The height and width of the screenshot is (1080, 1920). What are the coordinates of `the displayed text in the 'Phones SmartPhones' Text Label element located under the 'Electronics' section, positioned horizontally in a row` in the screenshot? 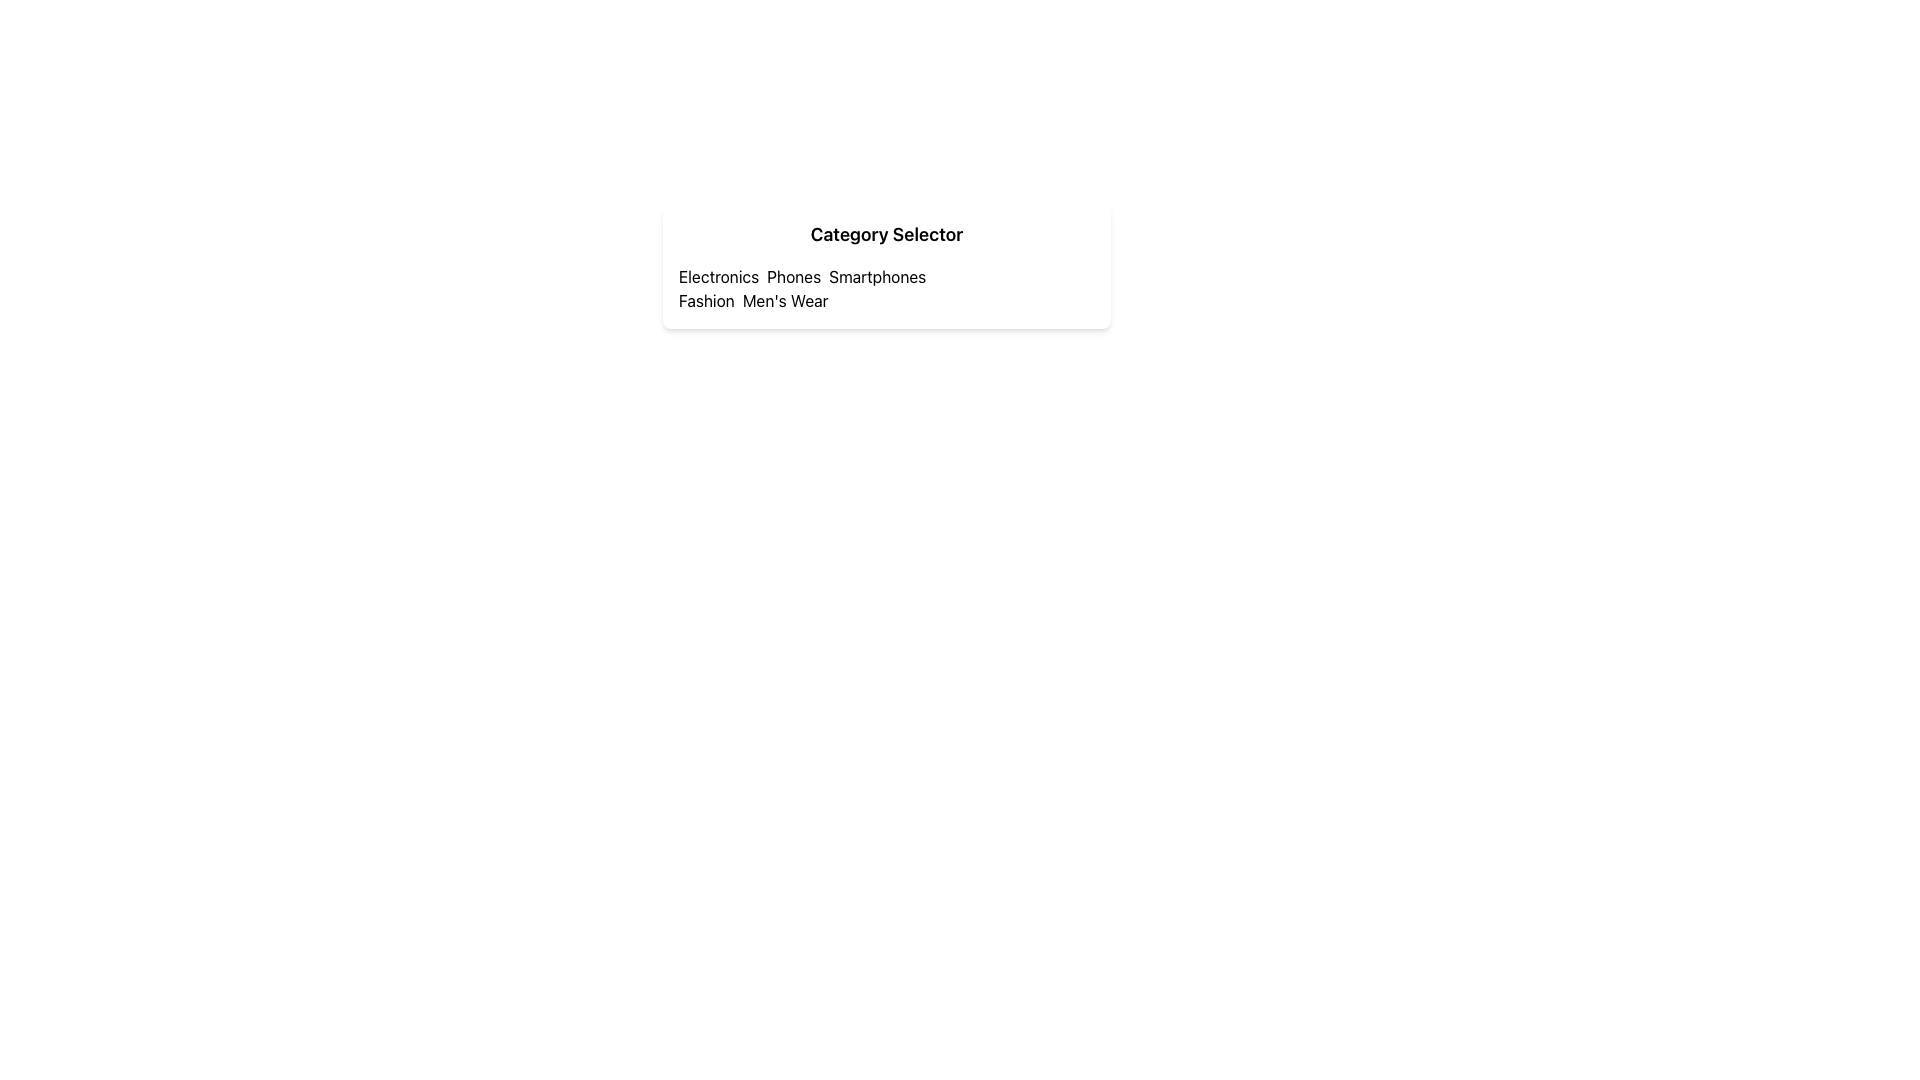 It's located at (846, 277).